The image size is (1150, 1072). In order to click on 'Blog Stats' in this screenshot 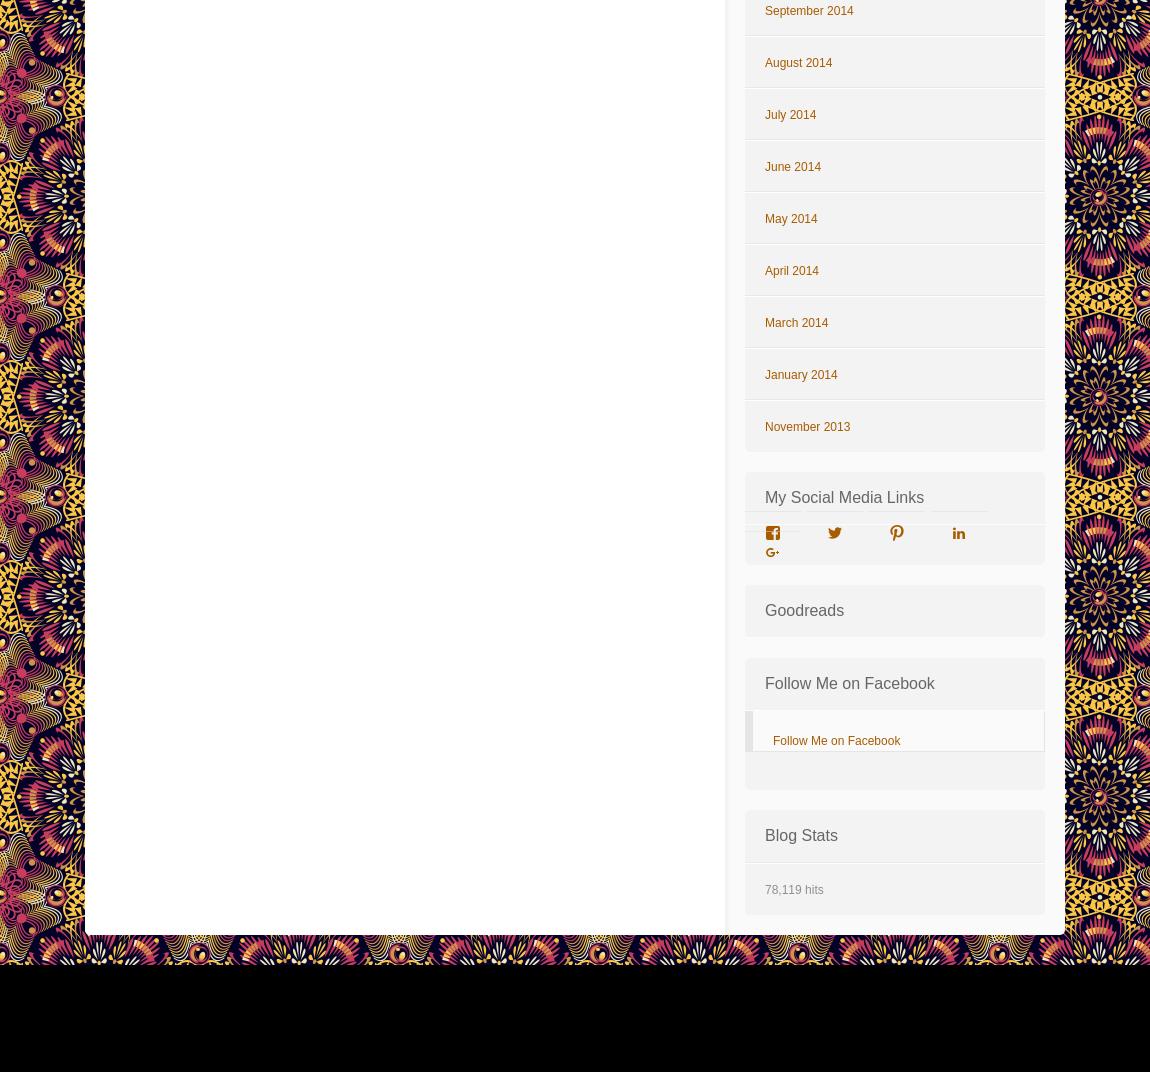, I will do `click(799, 834)`.